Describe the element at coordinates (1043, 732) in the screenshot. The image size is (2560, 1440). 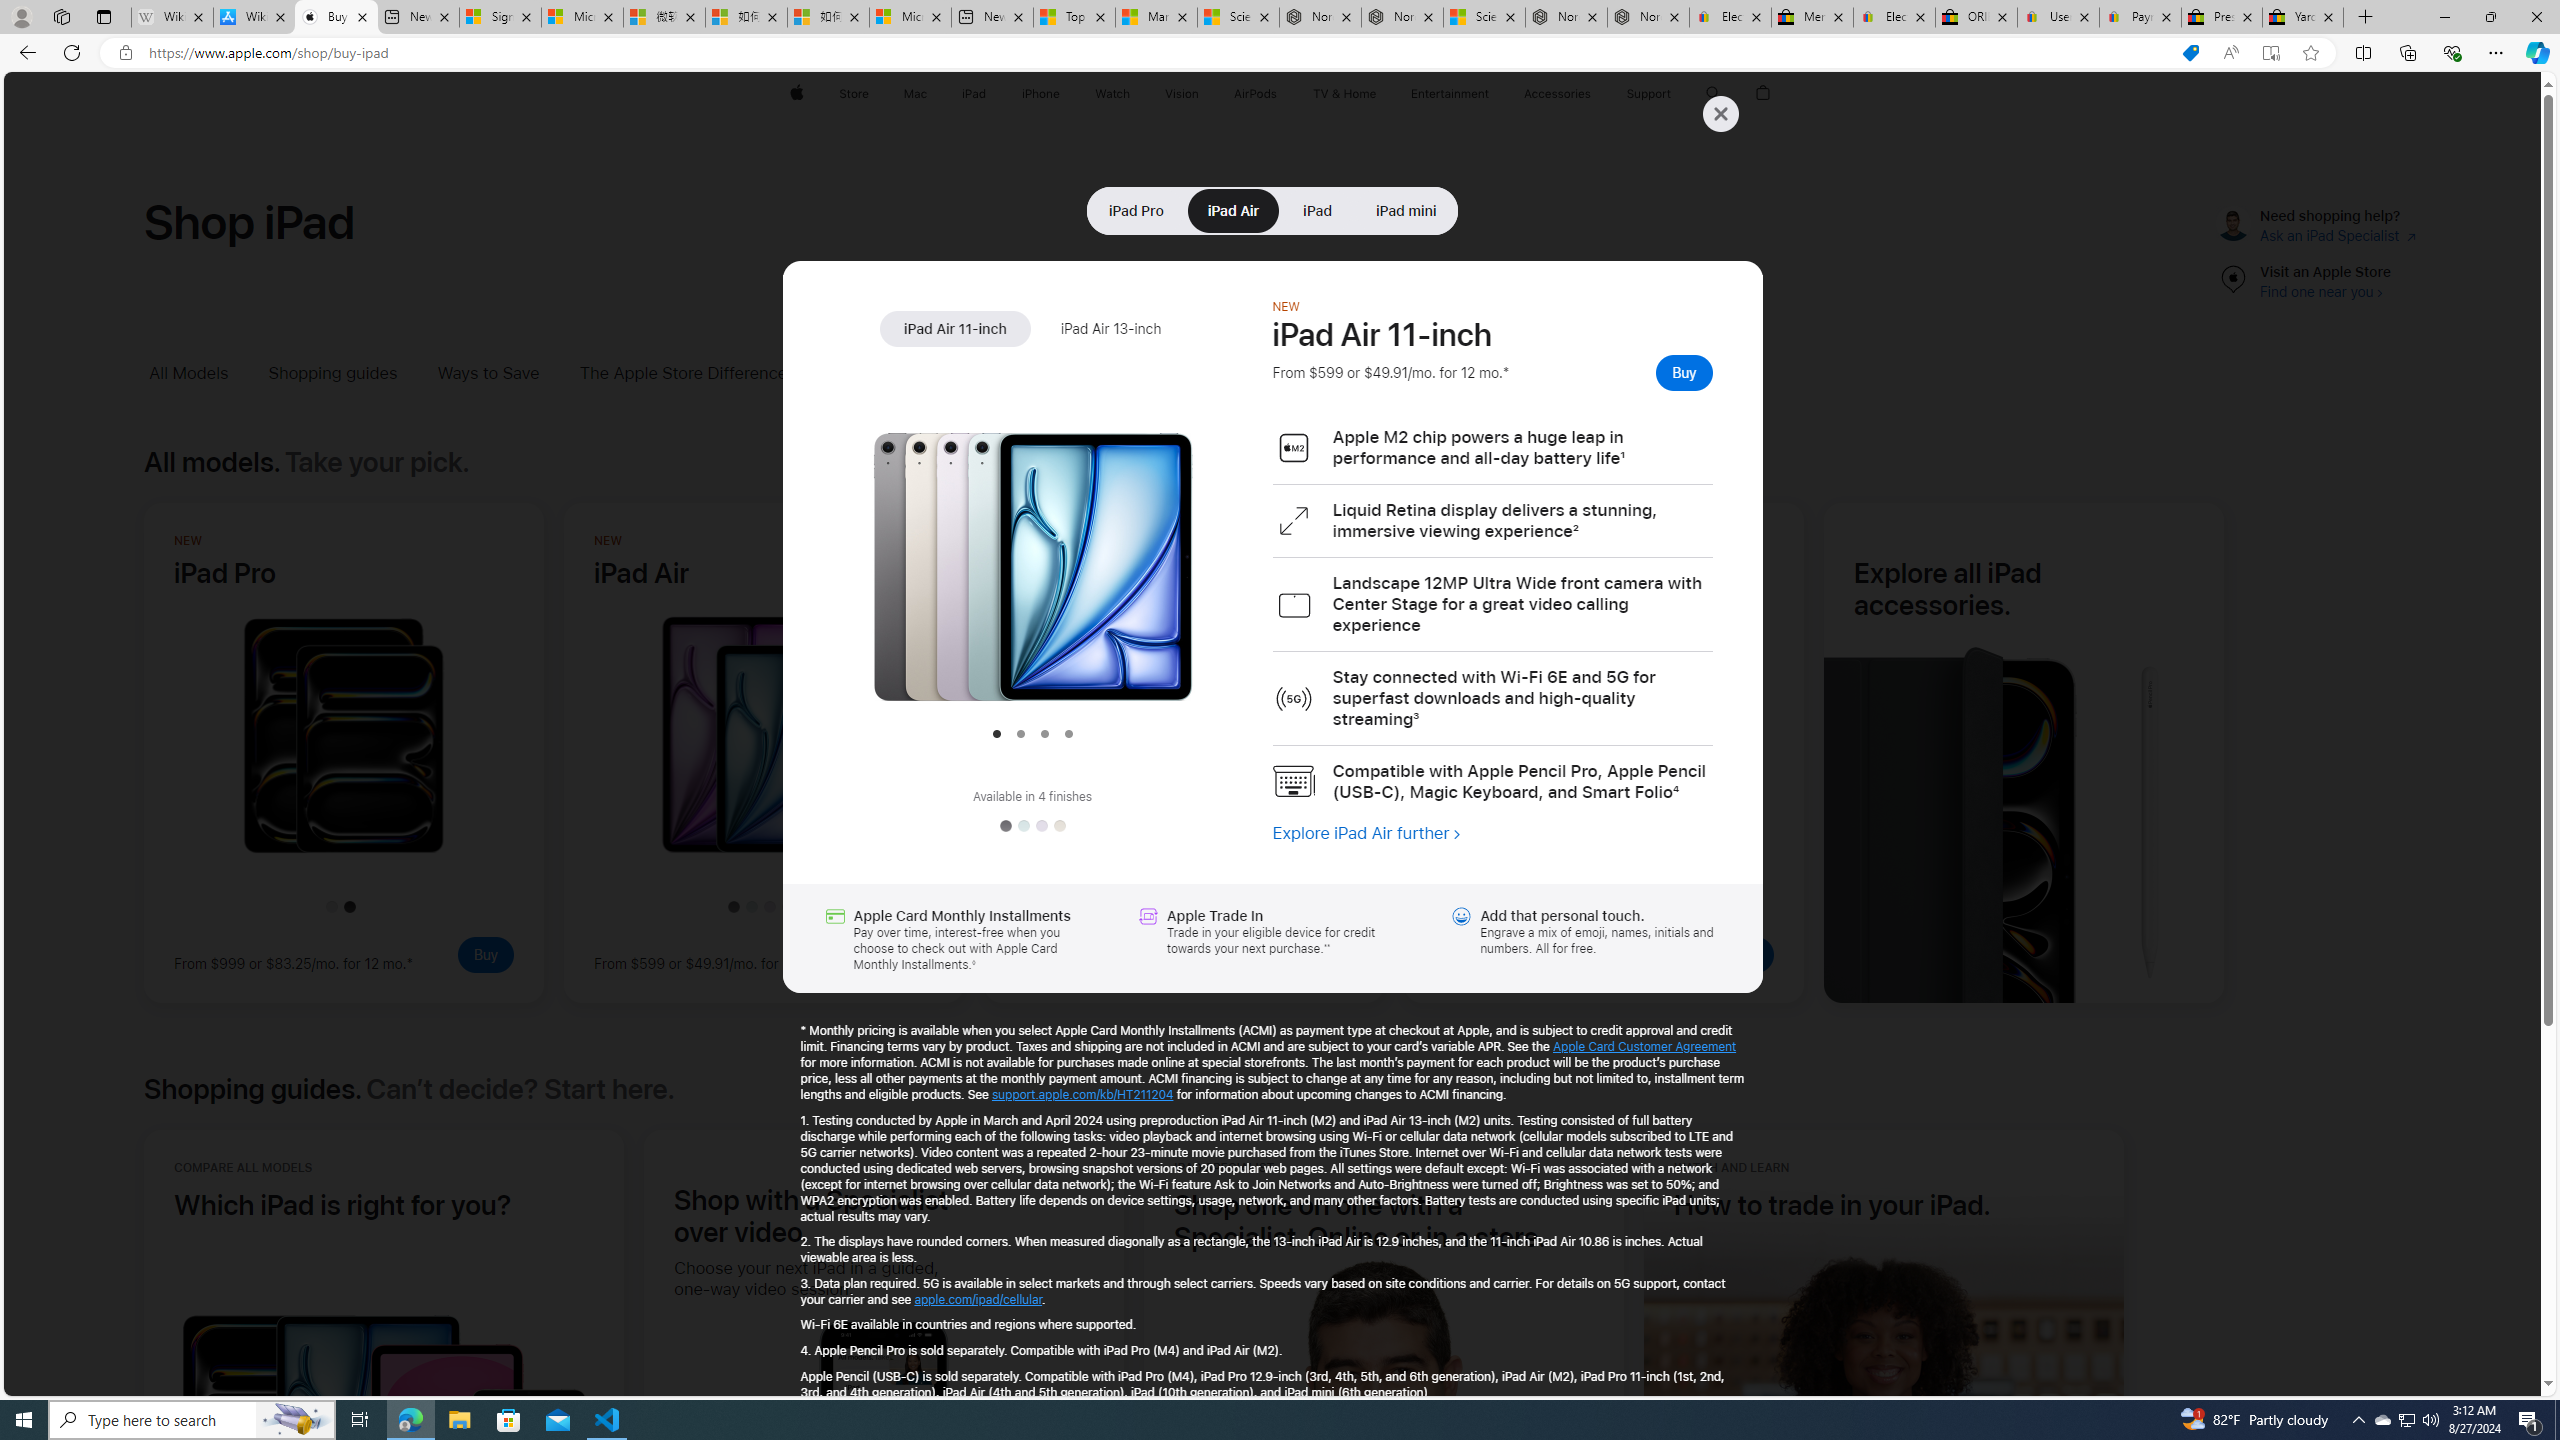
I see `'Item 3'` at that location.